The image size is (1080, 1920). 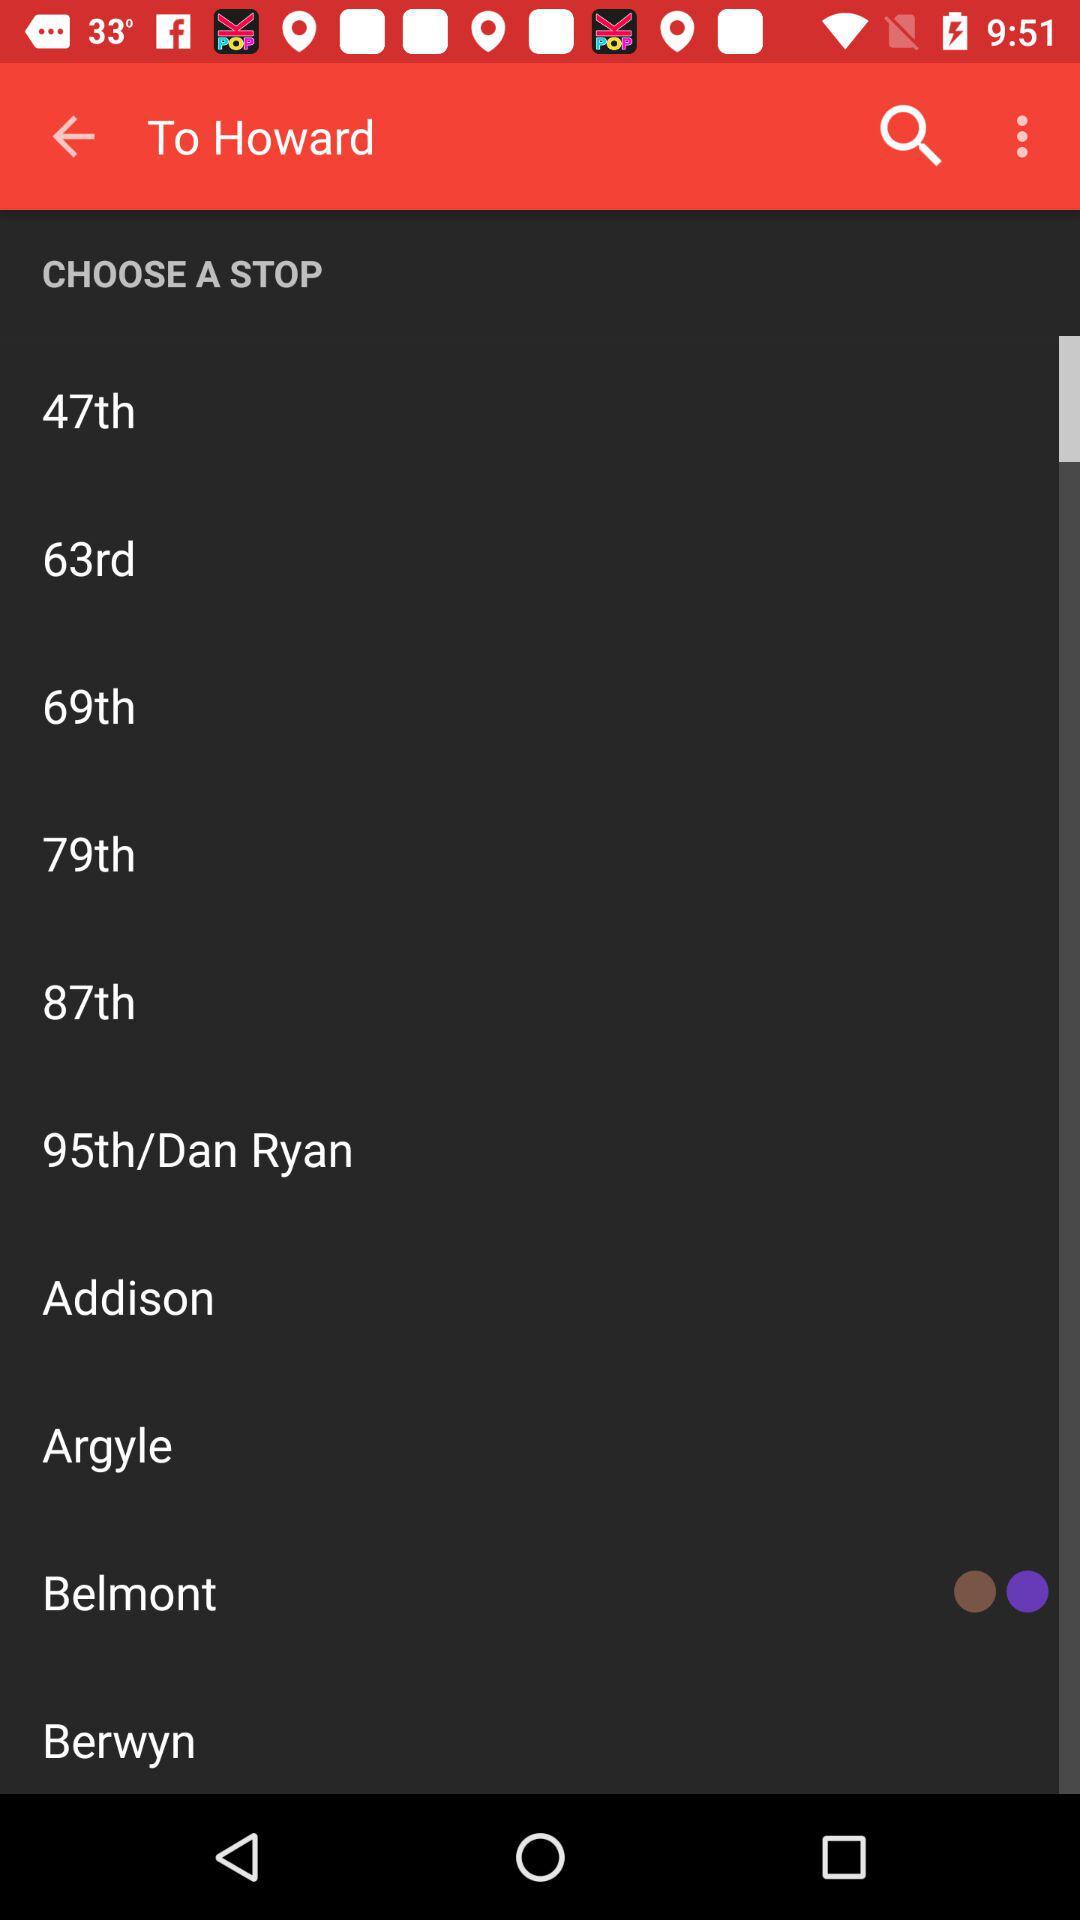 I want to click on all, so click(x=540, y=1079).